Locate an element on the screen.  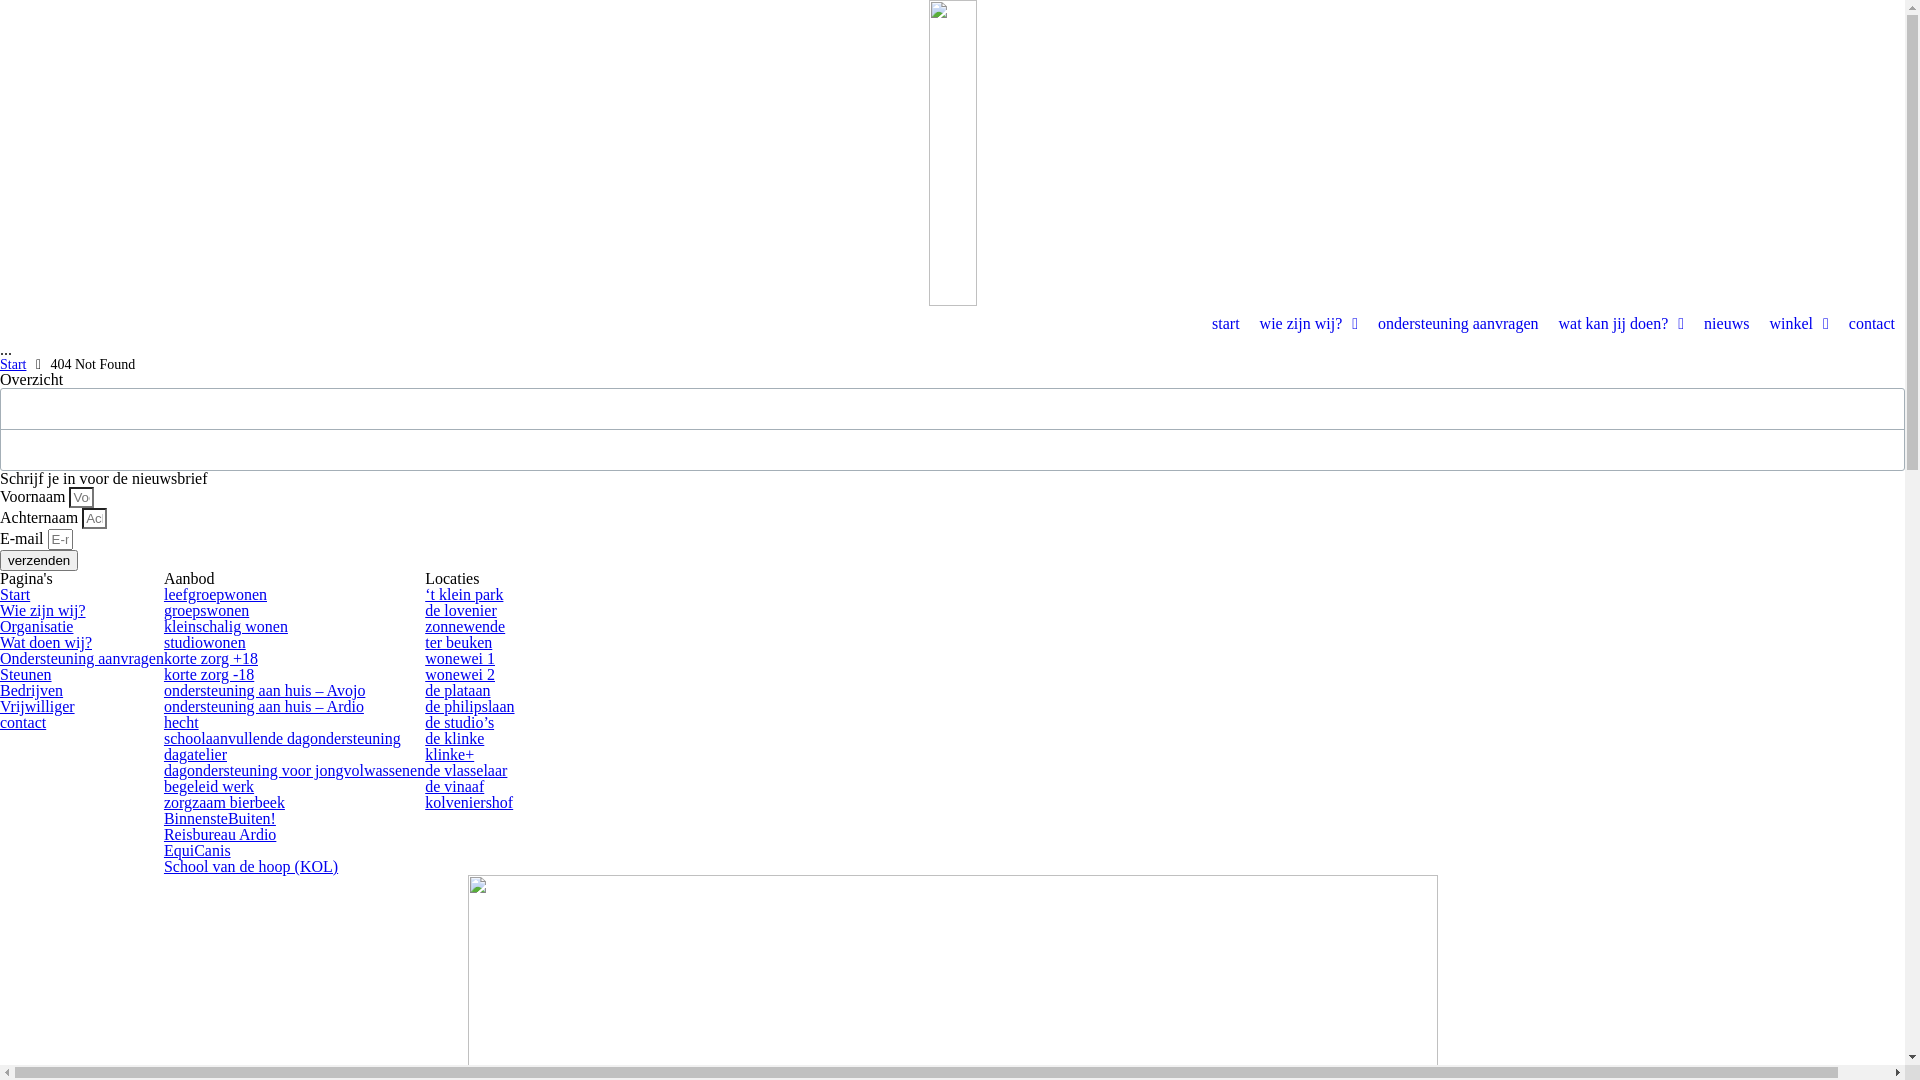
'ter beuken' is located at coordinates (457, 642).